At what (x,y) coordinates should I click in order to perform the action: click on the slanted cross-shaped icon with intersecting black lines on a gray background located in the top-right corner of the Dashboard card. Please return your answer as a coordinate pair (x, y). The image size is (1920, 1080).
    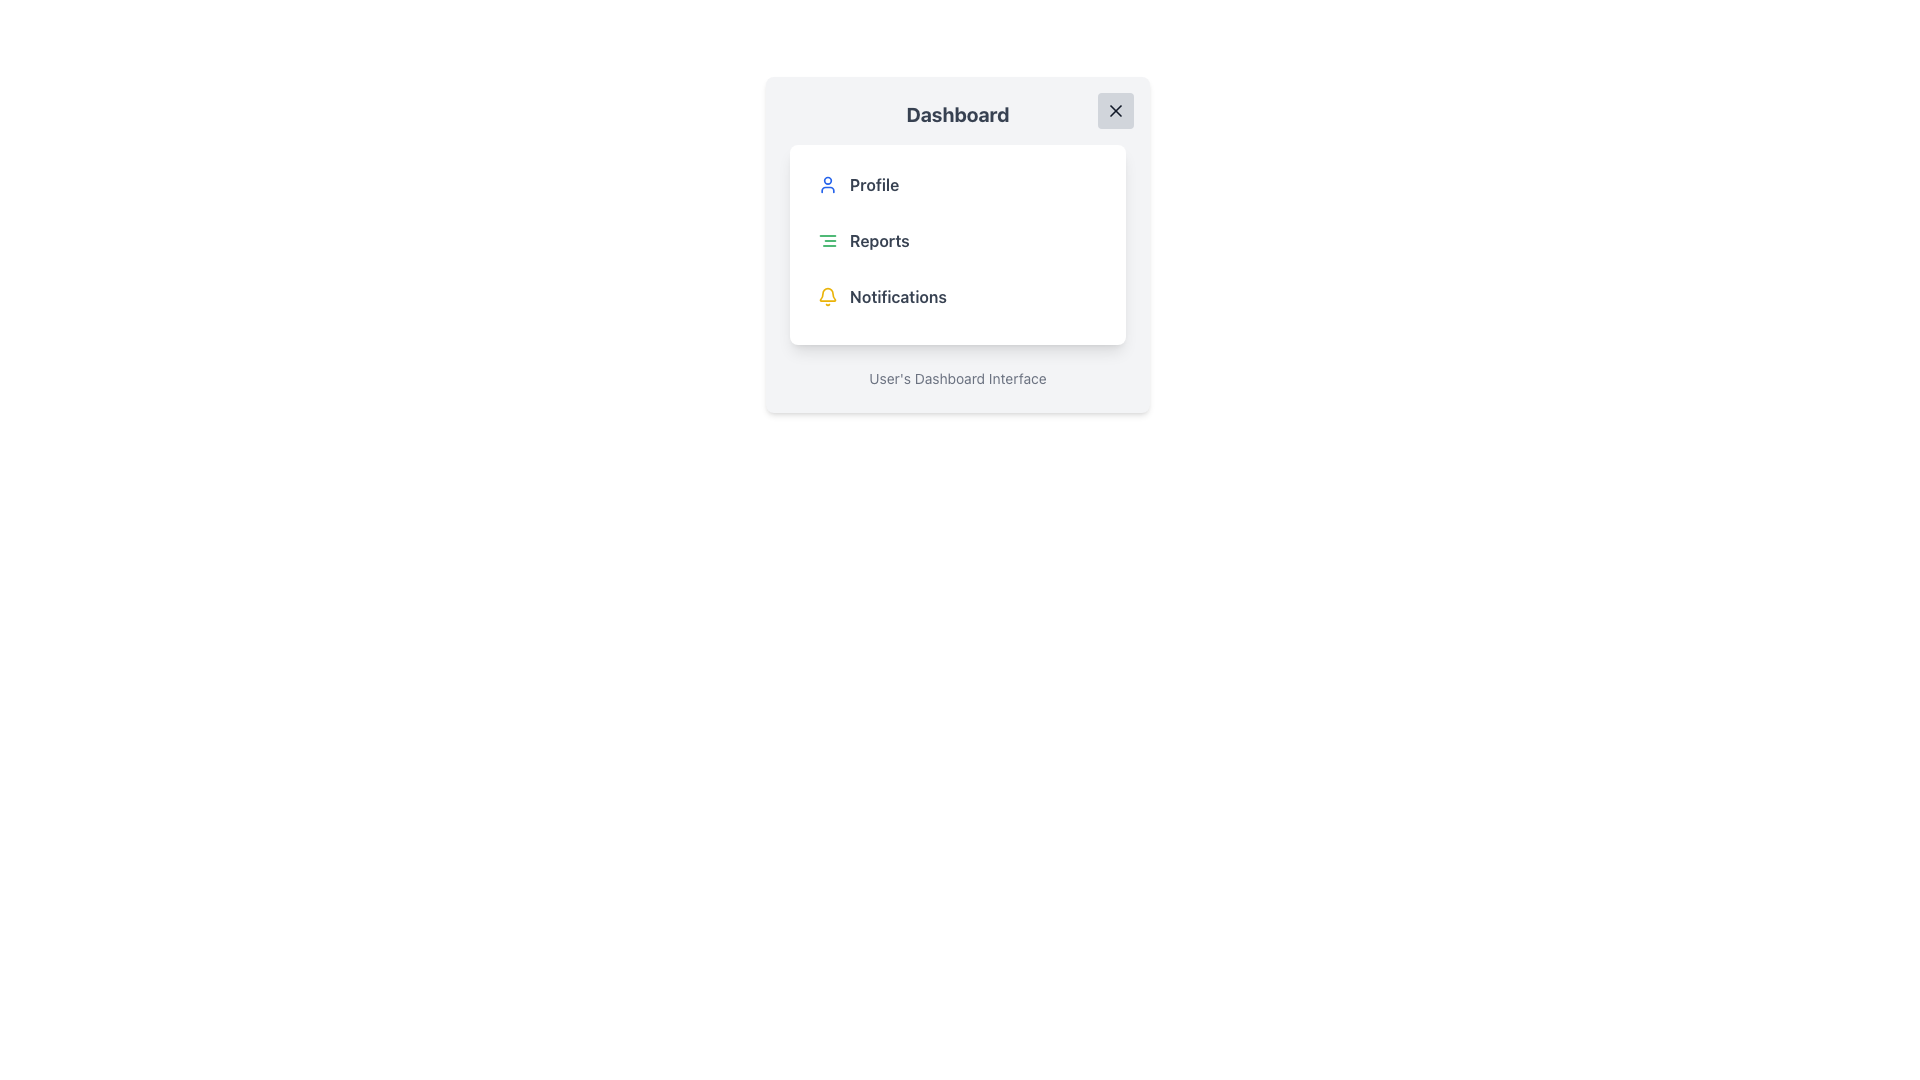
    Looking at the image, I should click on (1115, 111).